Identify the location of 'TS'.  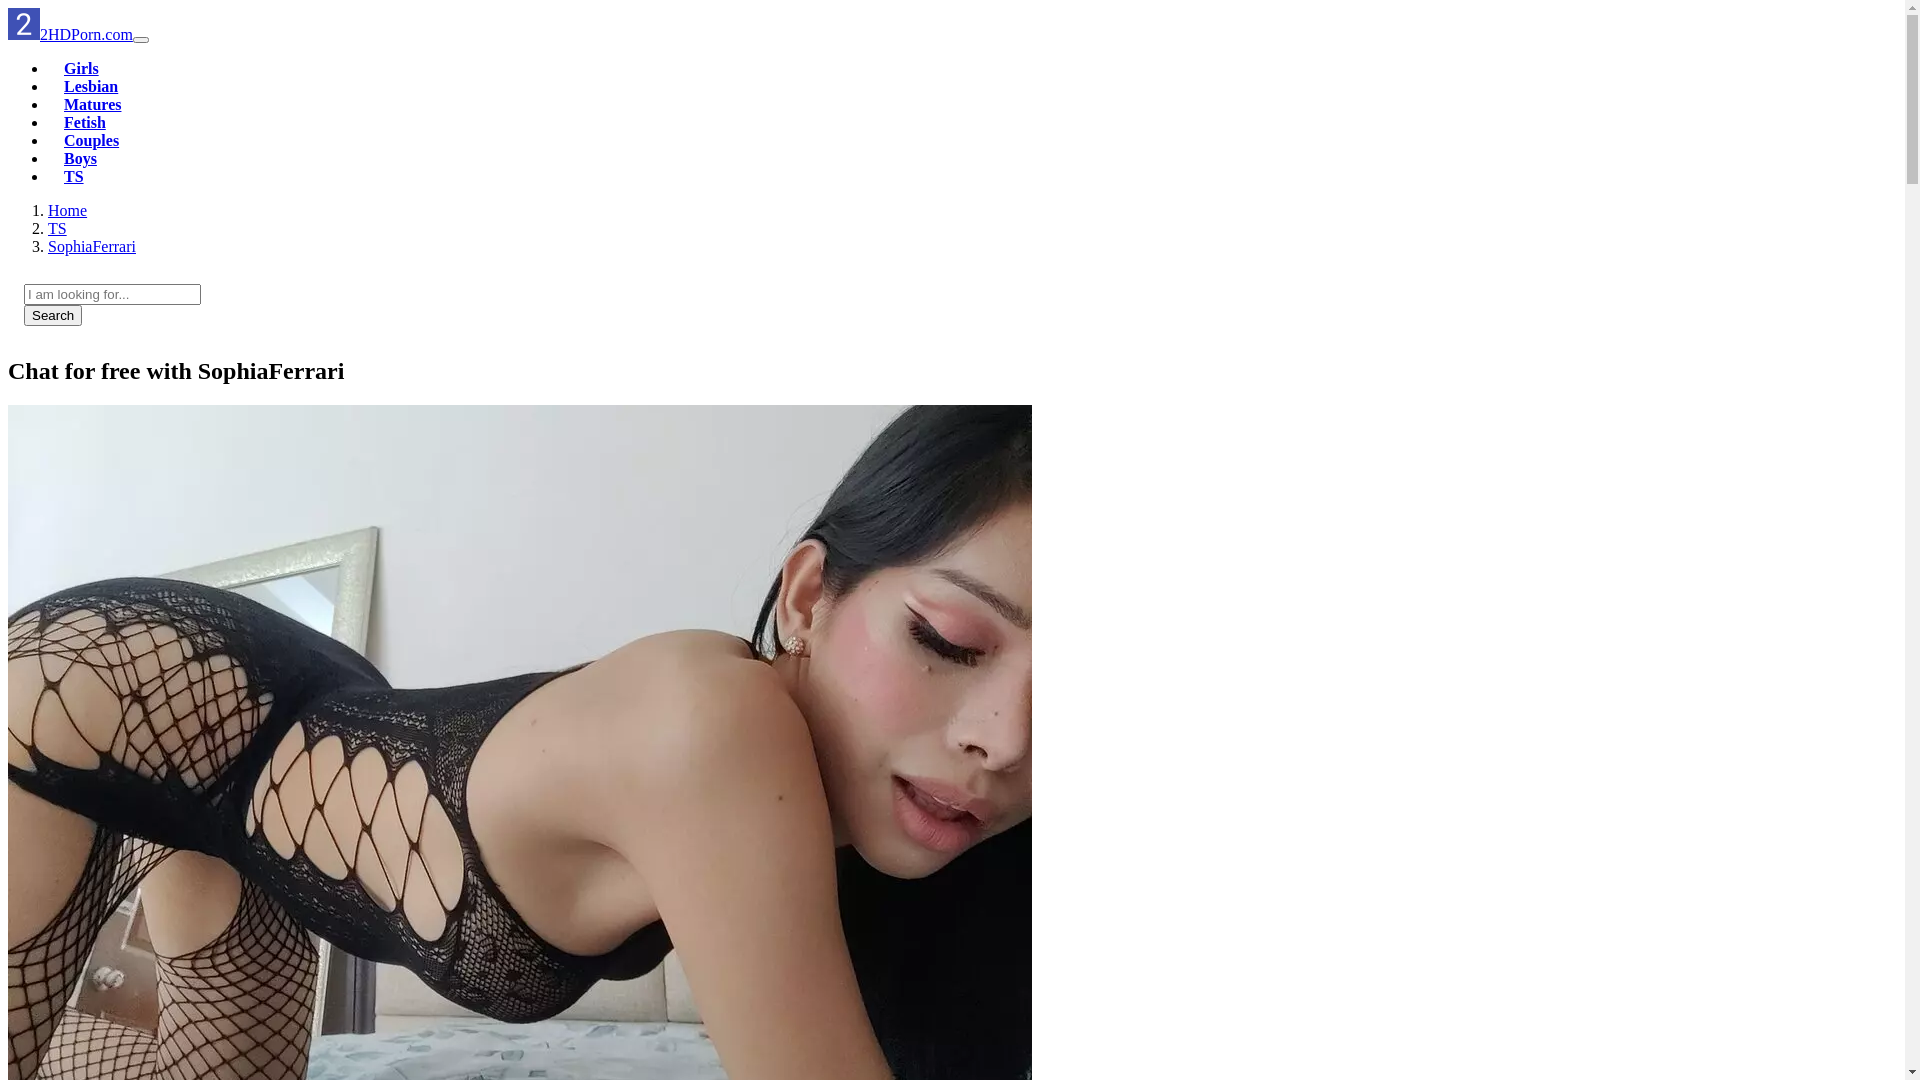
(73, 175).